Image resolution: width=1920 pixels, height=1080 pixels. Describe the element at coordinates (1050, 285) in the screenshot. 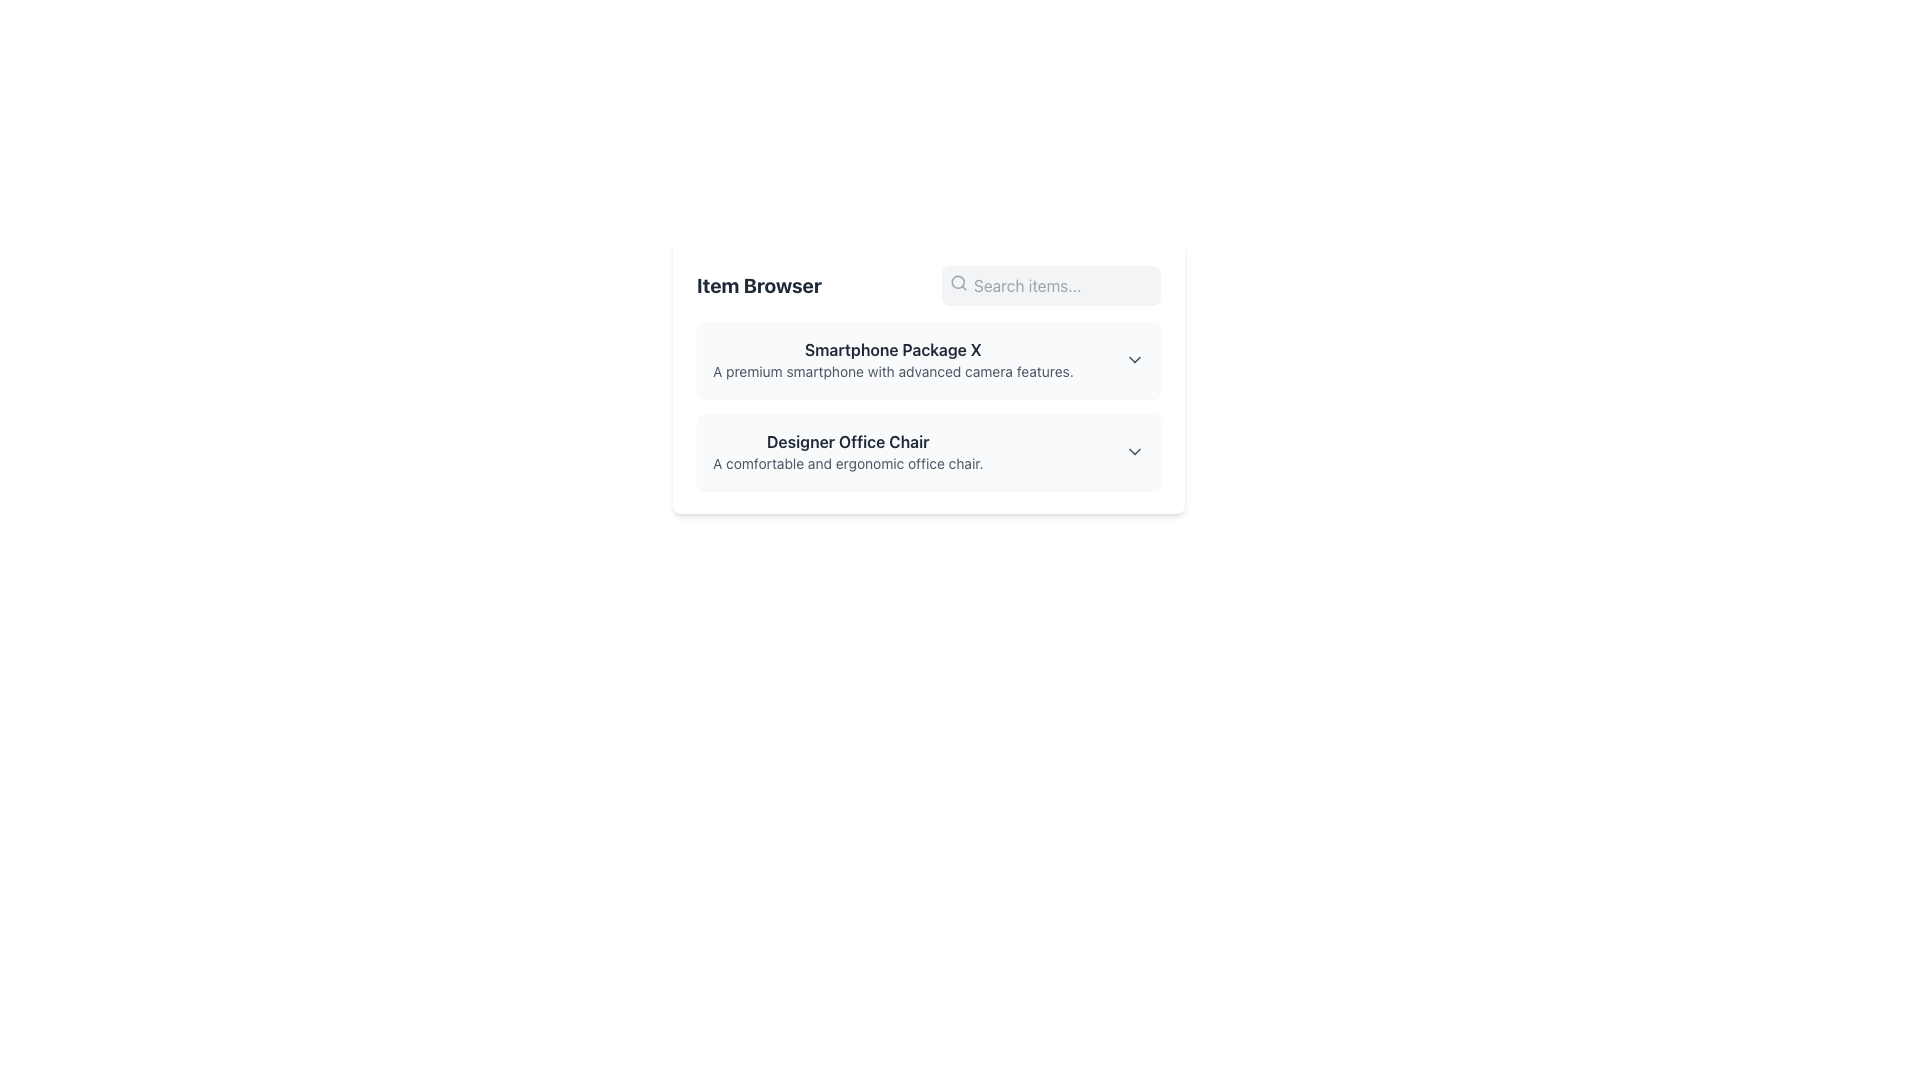

I see `the search bar located in the top-right corner of the 'Item Browser' header section to focus on the input field` at that location.